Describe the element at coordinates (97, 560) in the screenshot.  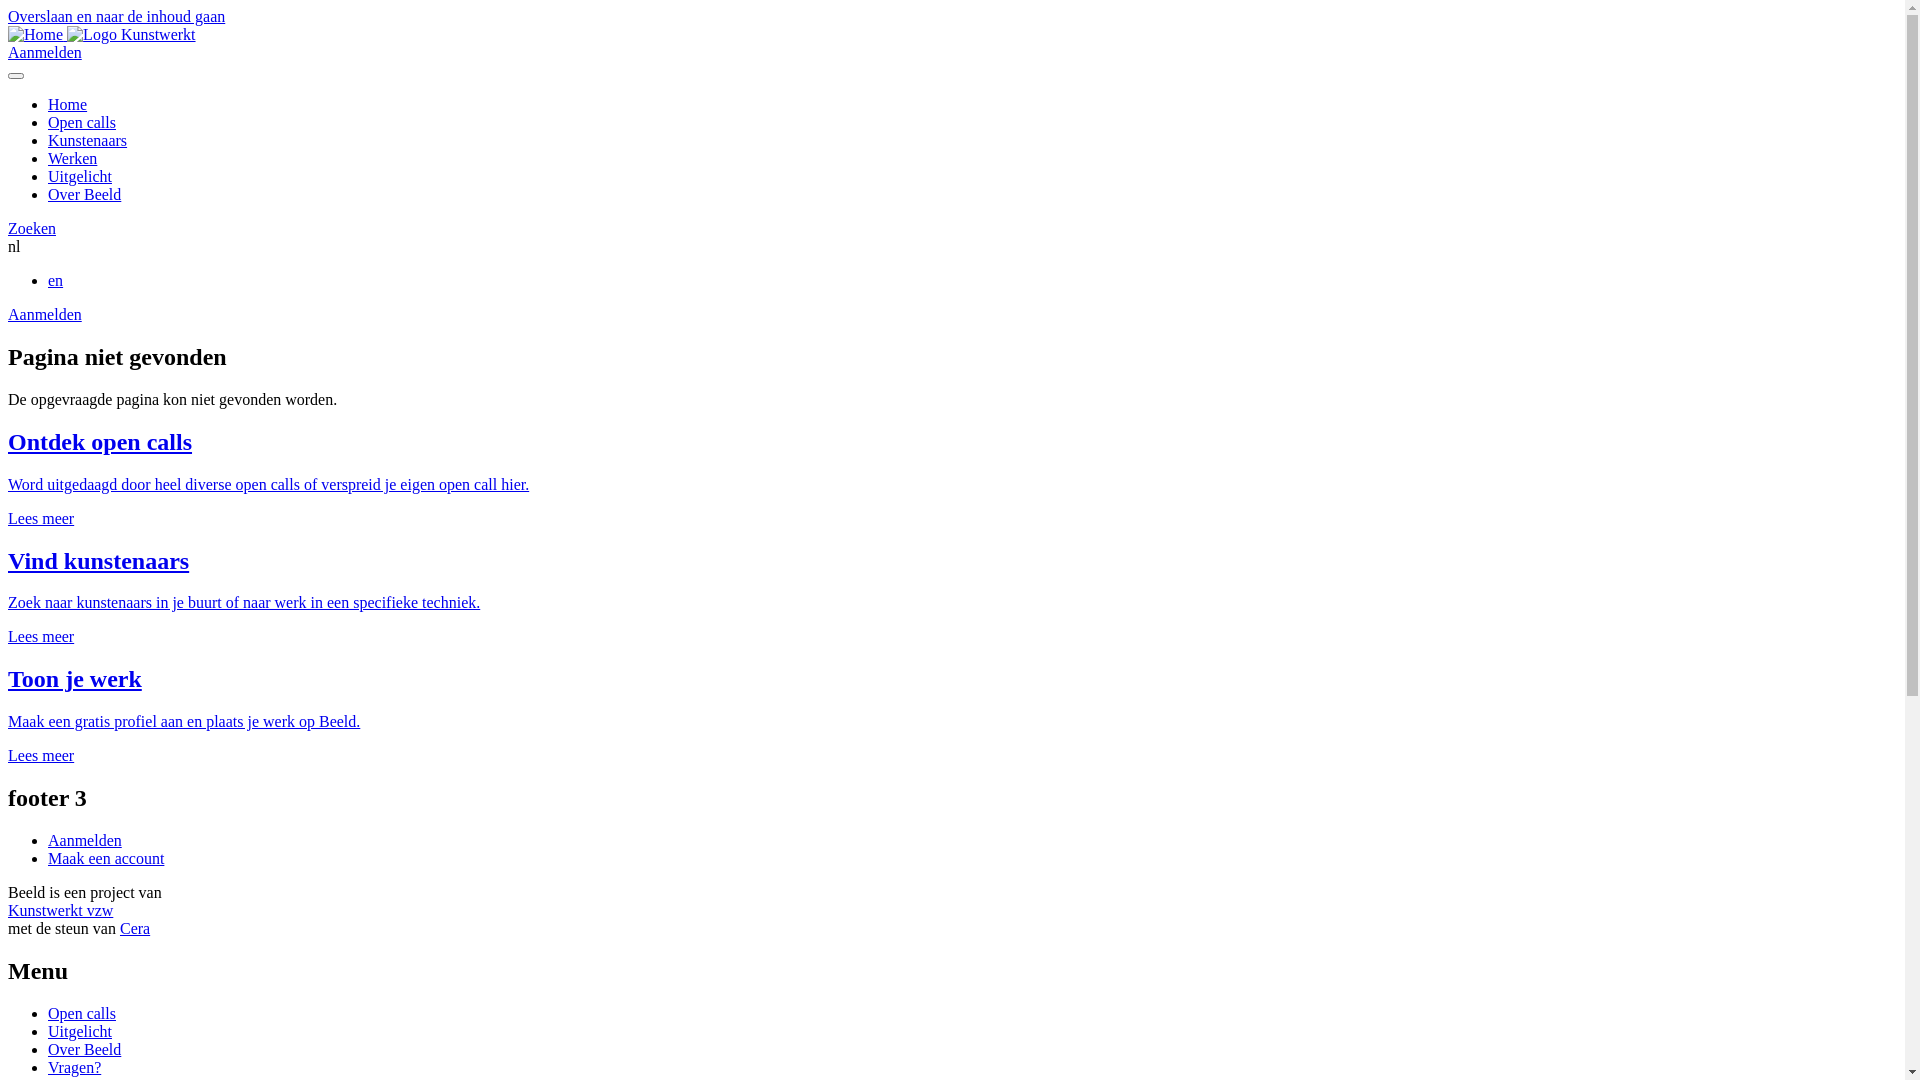
I see `'Vind kunstenaars'` at that location.